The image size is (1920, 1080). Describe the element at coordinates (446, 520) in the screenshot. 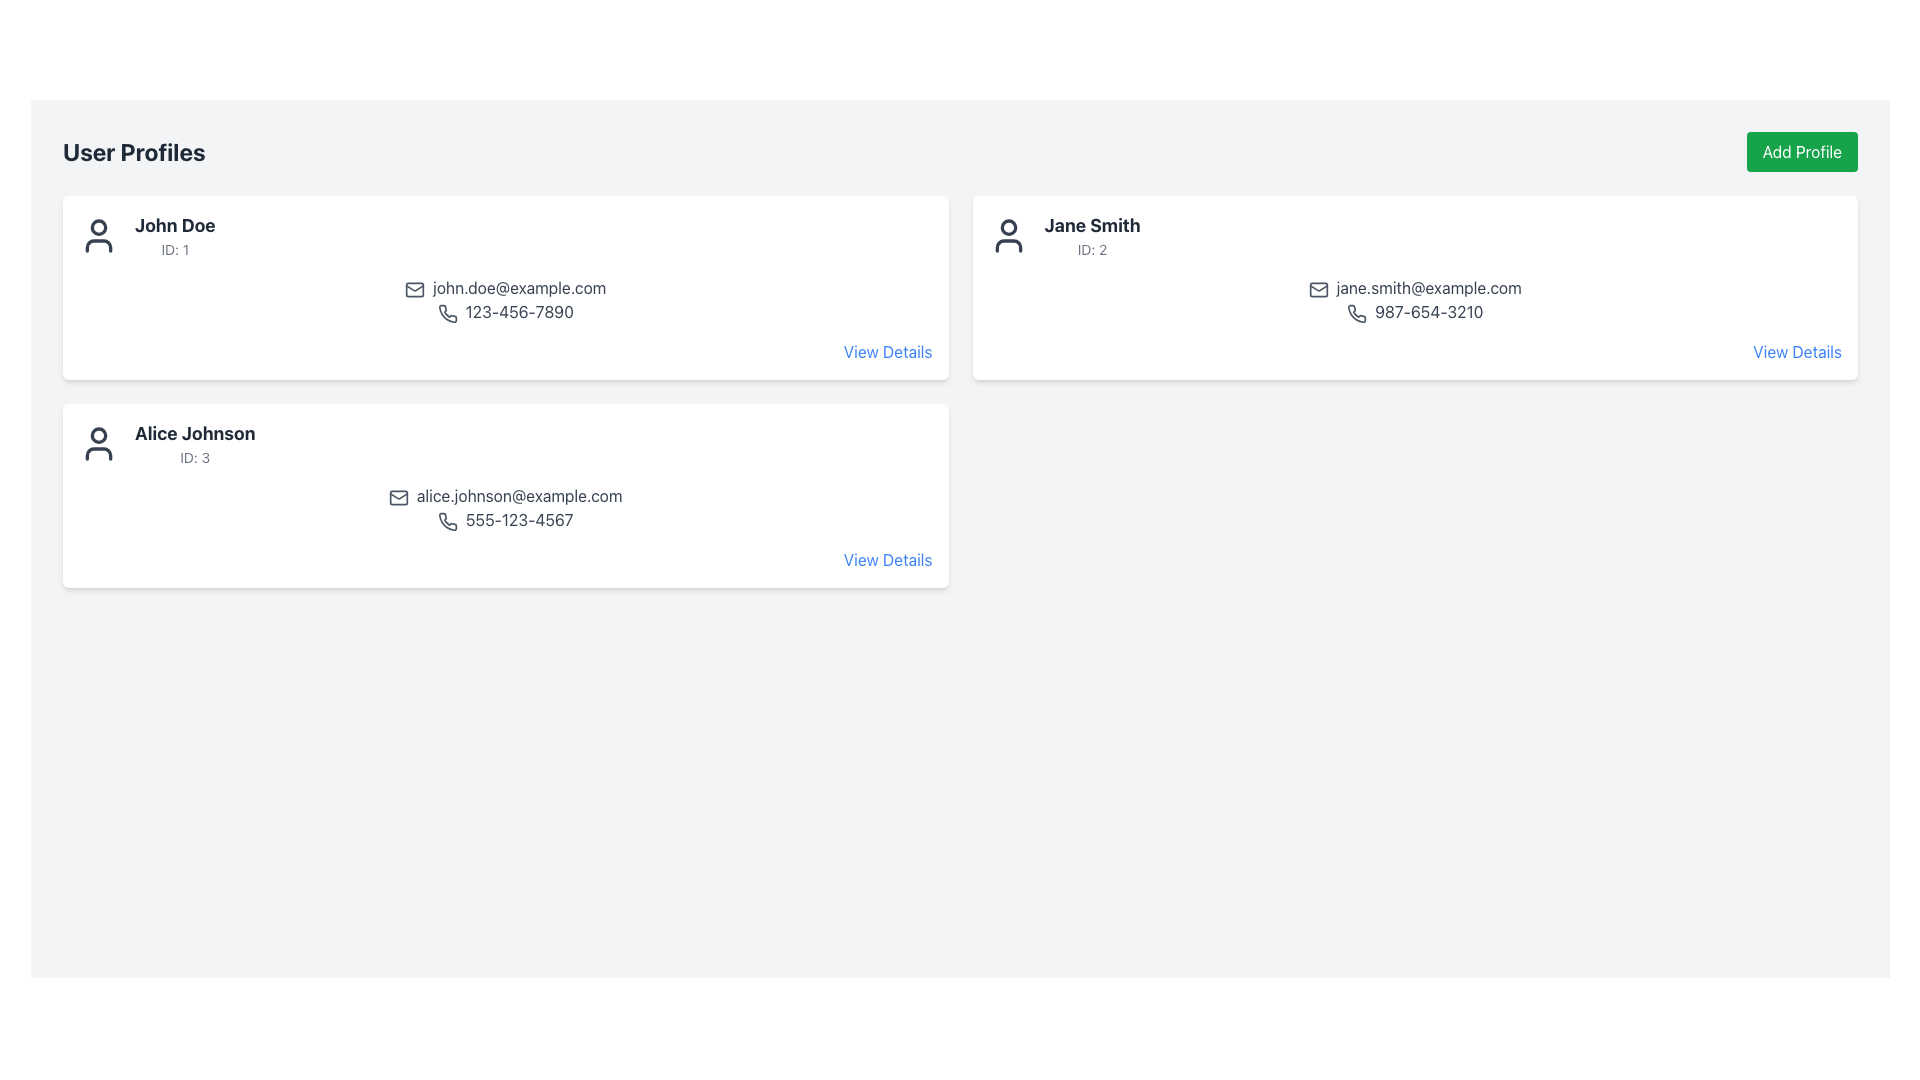

I see `the phone icon, which is a minimalistic gray handset located to the left of the phone number '555-123-4567' in the second user profile` at that location.